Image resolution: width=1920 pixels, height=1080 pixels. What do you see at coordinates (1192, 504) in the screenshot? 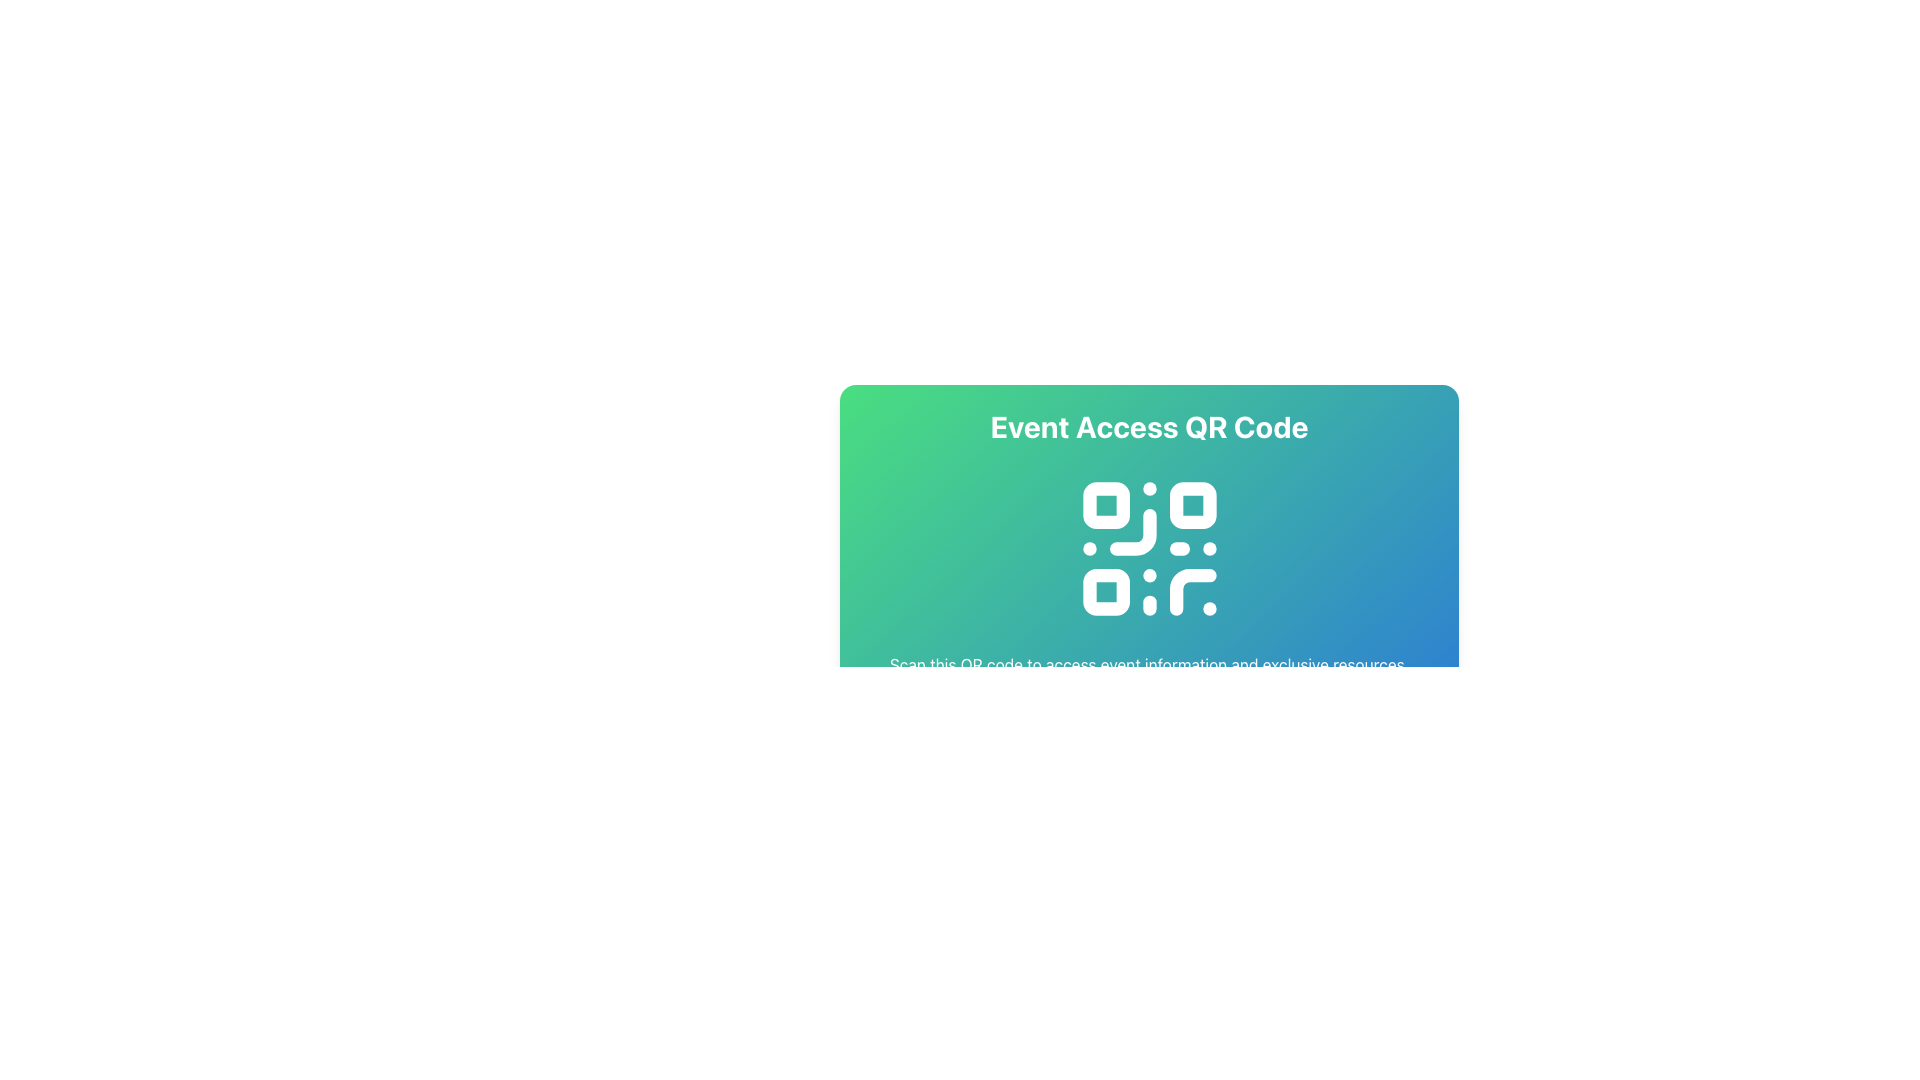
I see `the second square in the top row of the QR code, which is a visual component of the QR code's scannable pattern` at bounding box center [1192, 504].